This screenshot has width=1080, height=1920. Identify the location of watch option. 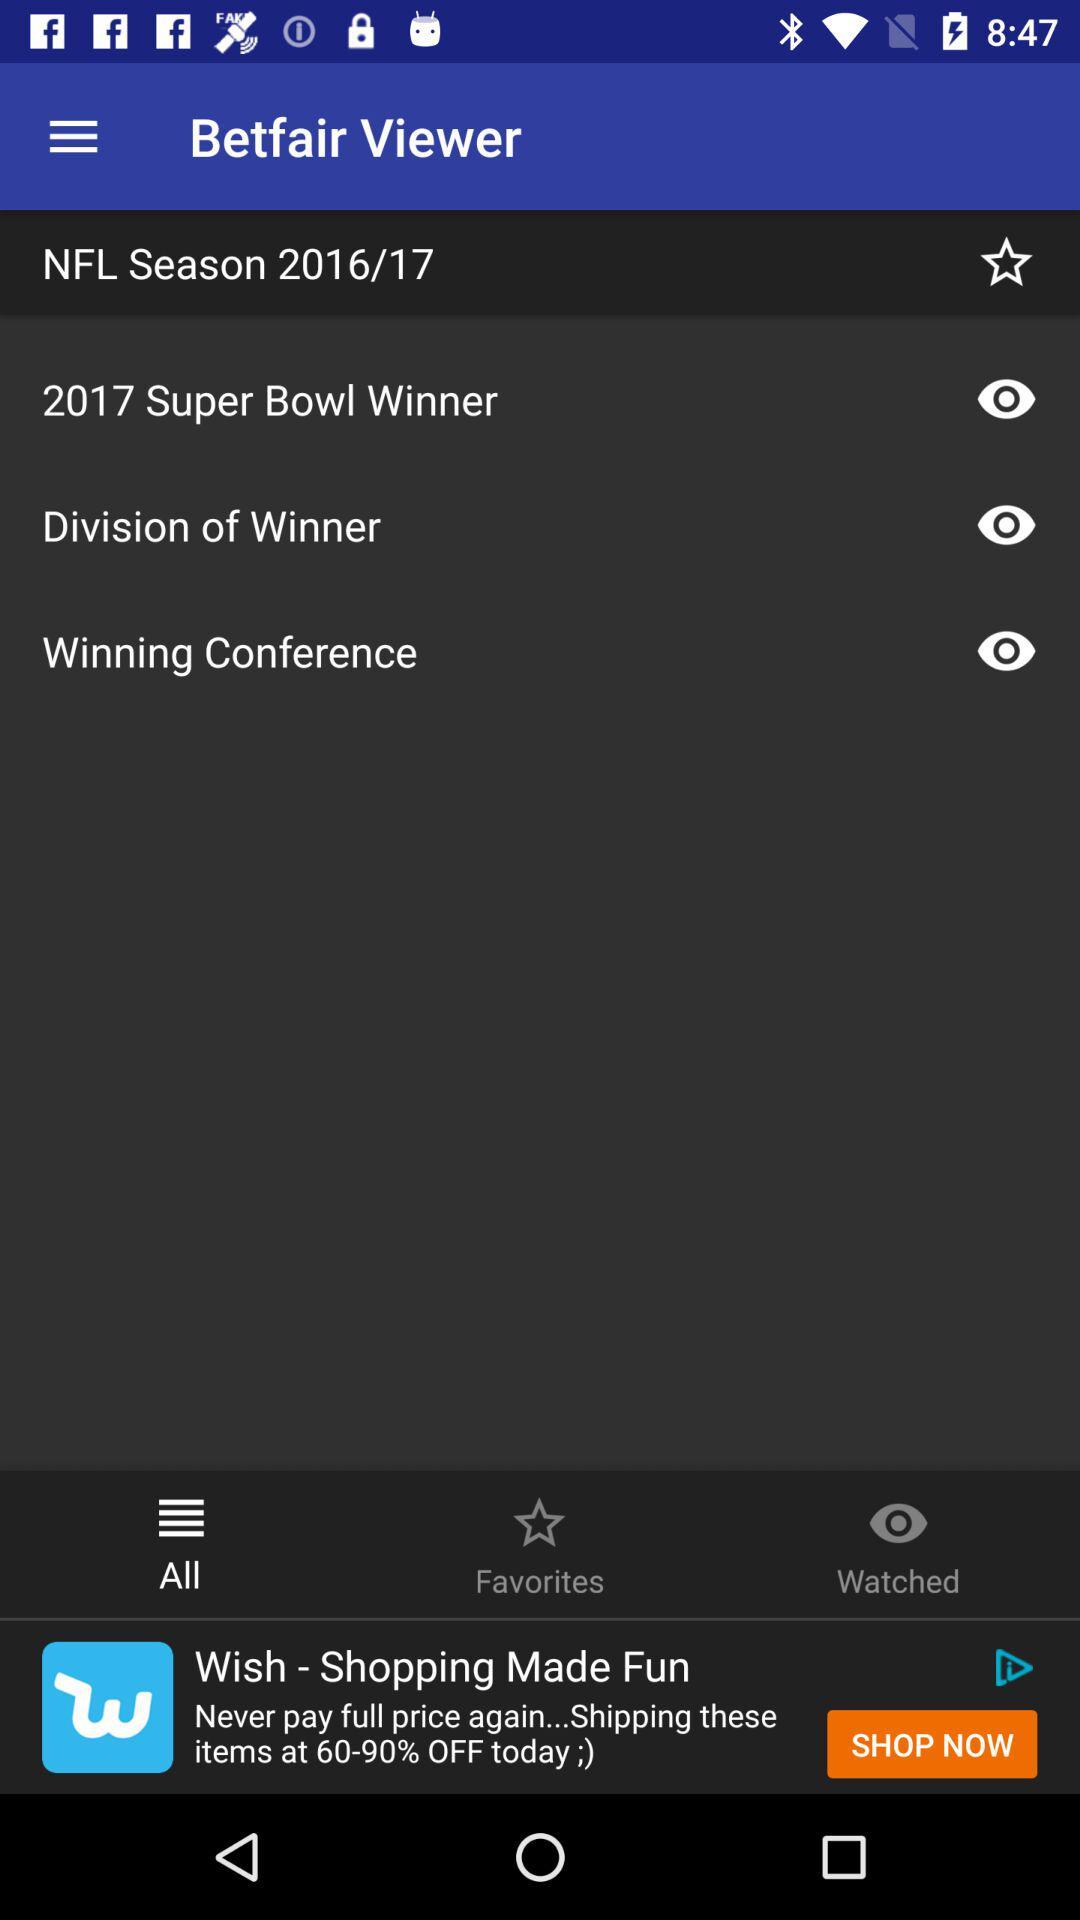
(1006, 524).